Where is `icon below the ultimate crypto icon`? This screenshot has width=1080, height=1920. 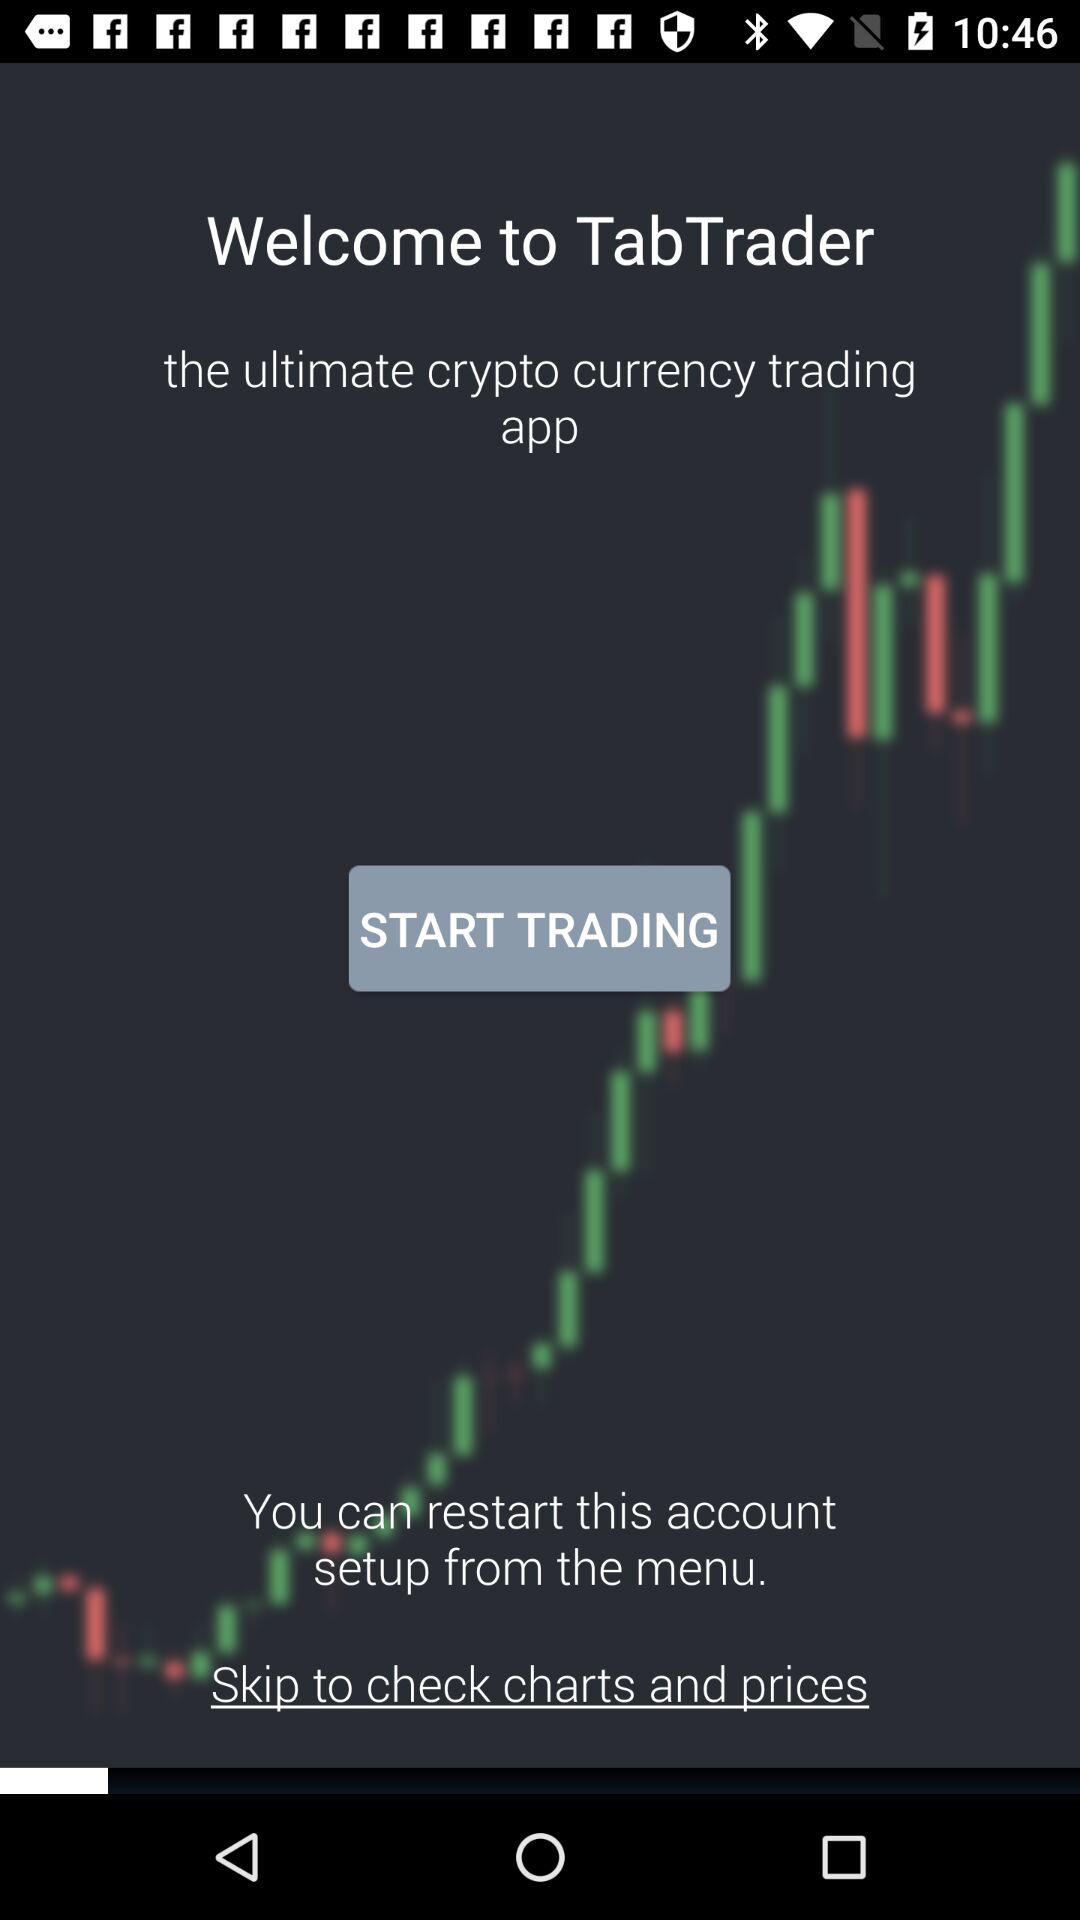
icon below the ultimate crypto icon is located at coordinates (538, 927).